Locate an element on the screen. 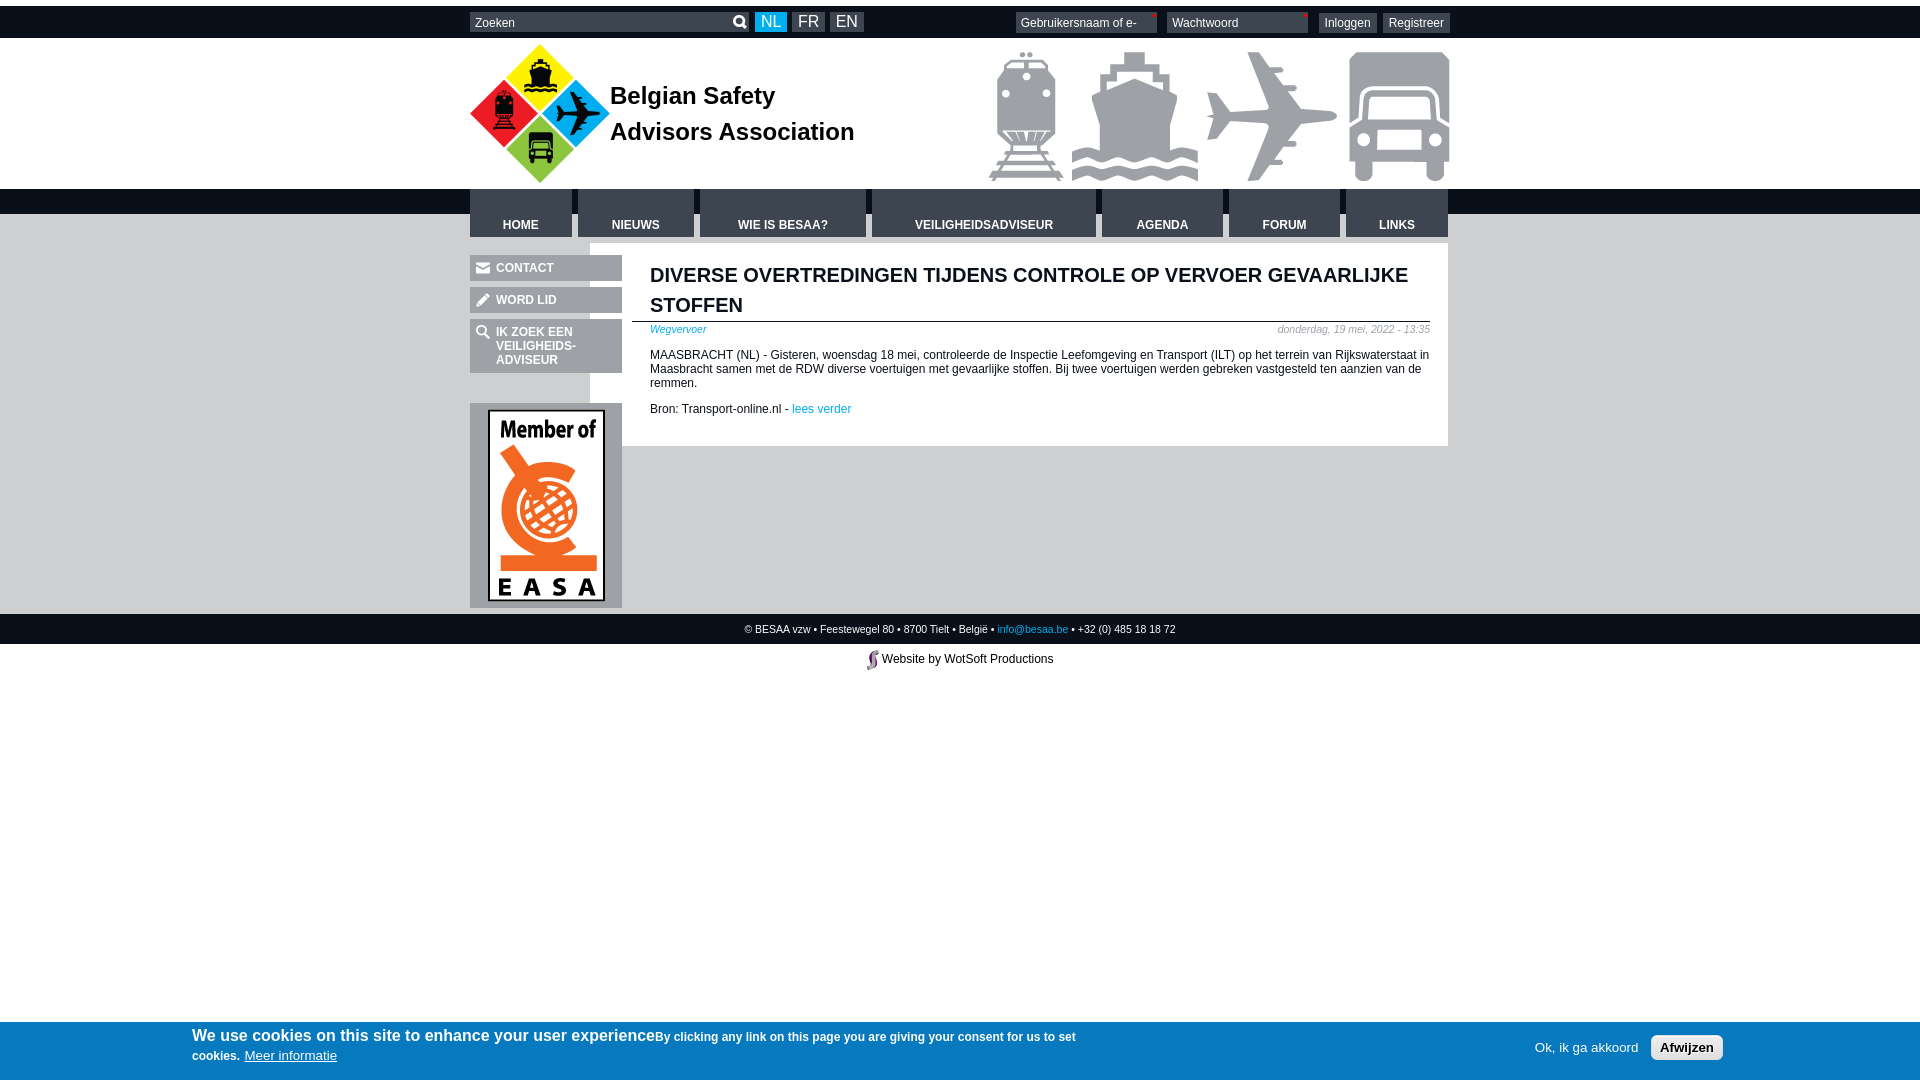 This screenshot has height=1080, width=1920. 'Meer informatie' is located at coordinates (289, 1053).